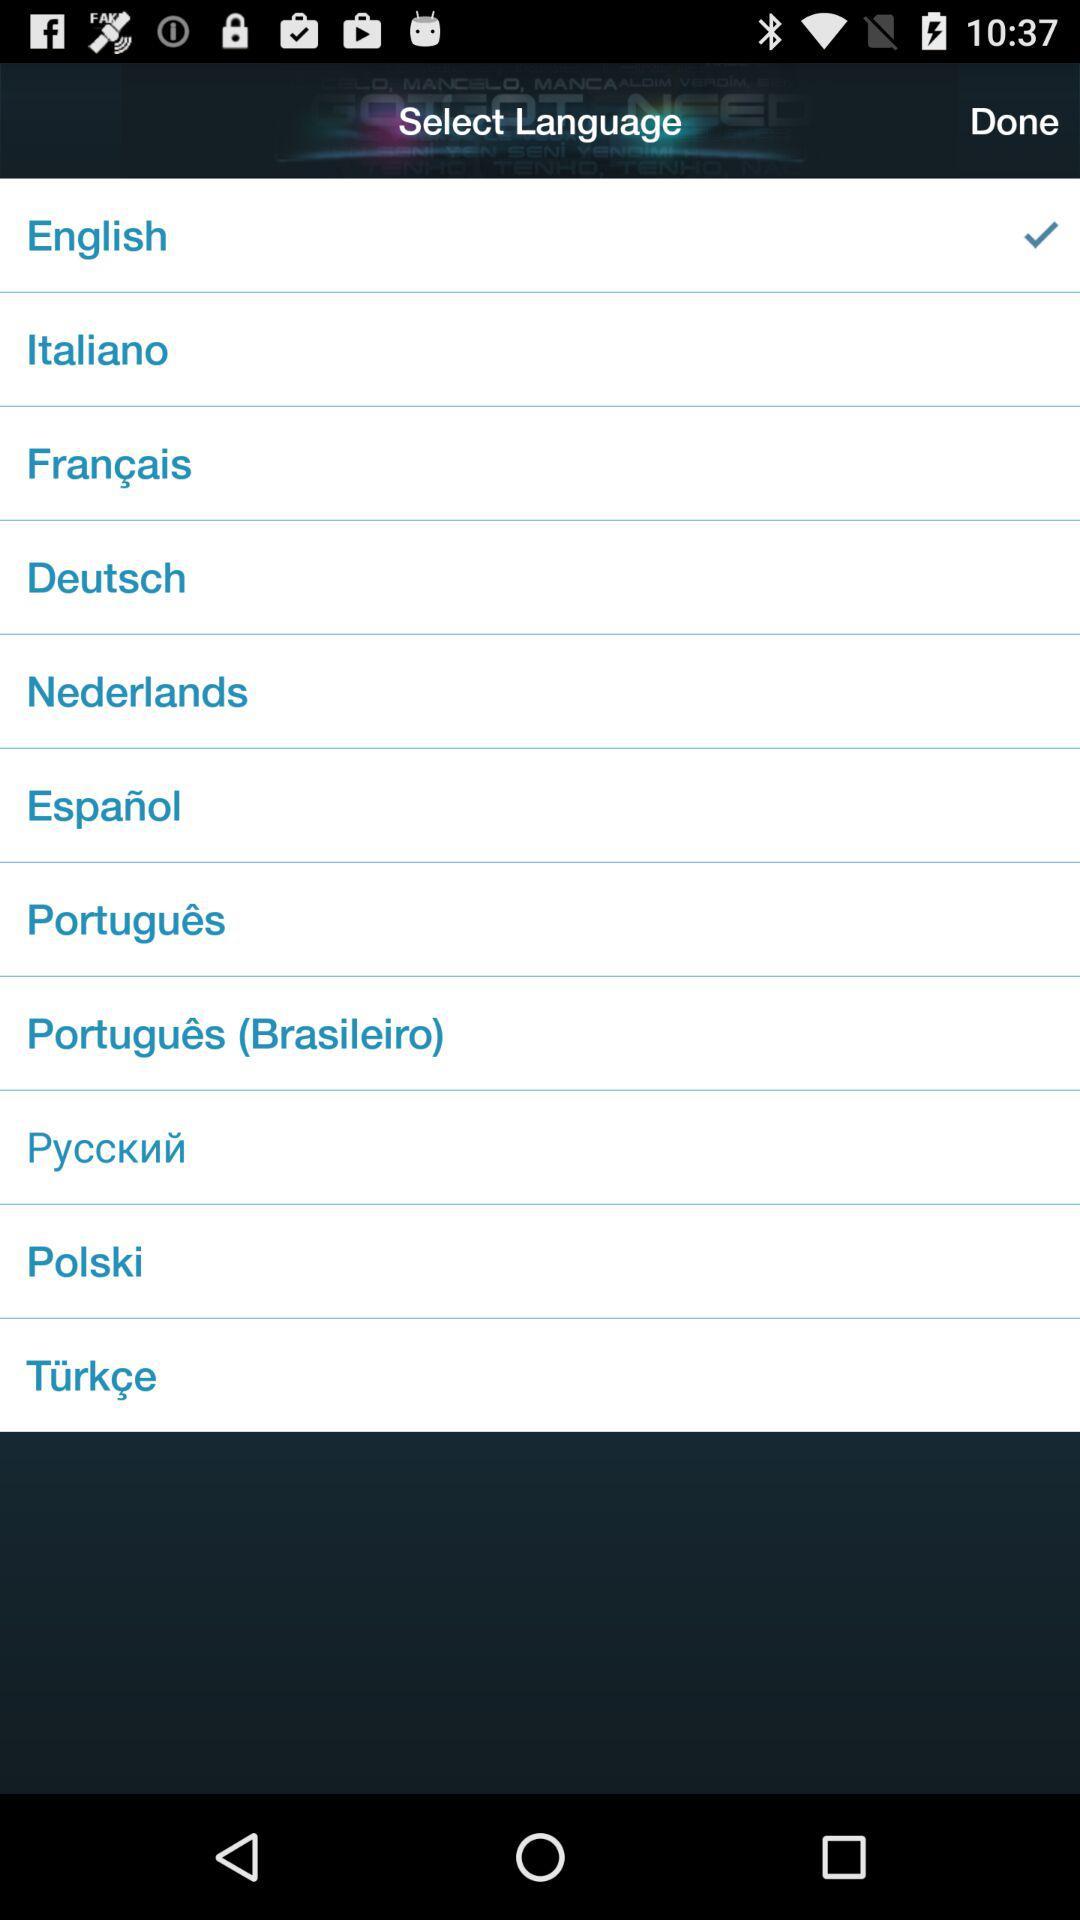 The width and height of the screenshot is (1080, 1920). Describe the element at coordinates (1014, 119) in the screenshot. I see `the icon at the top right corner` at that location.